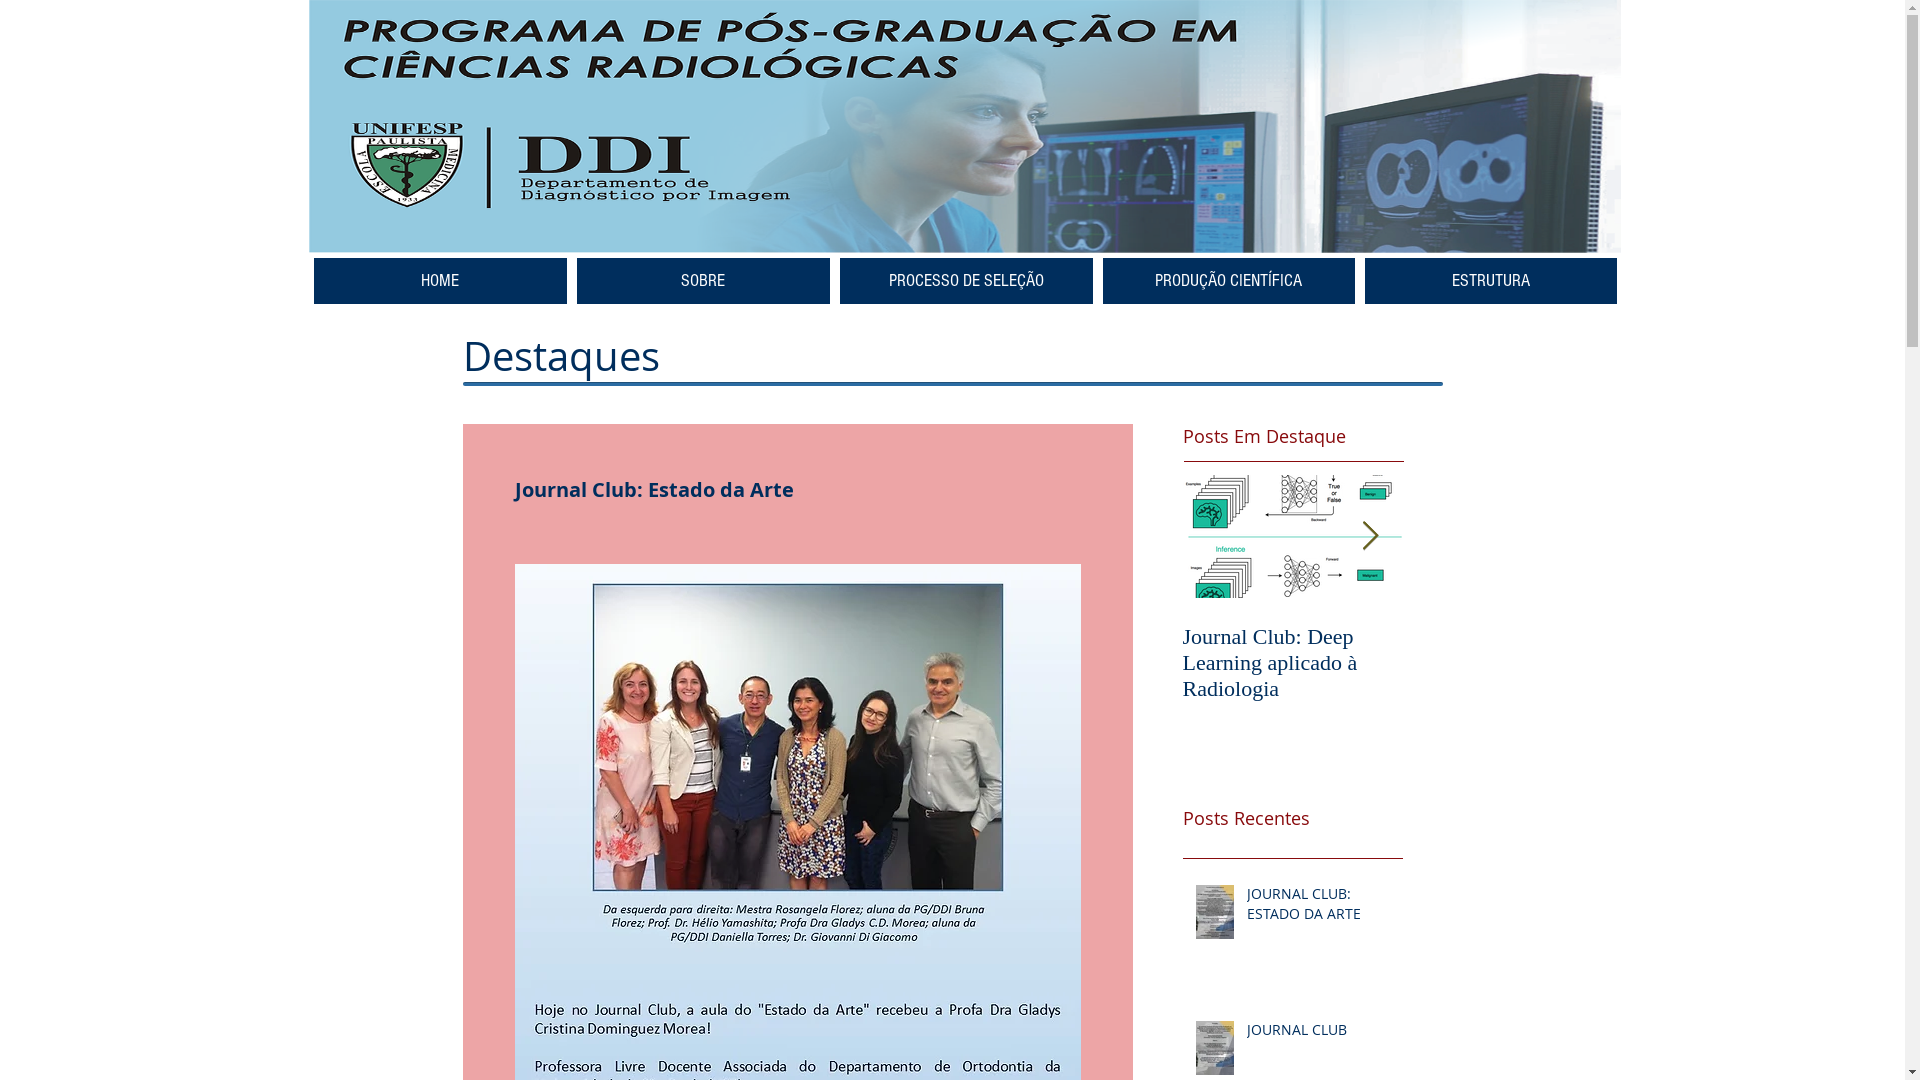 The image size is (1920, 1080). I want to click on 'JOURNAL CLUB: ESTADO DA ARTE', so click(1318, 907).